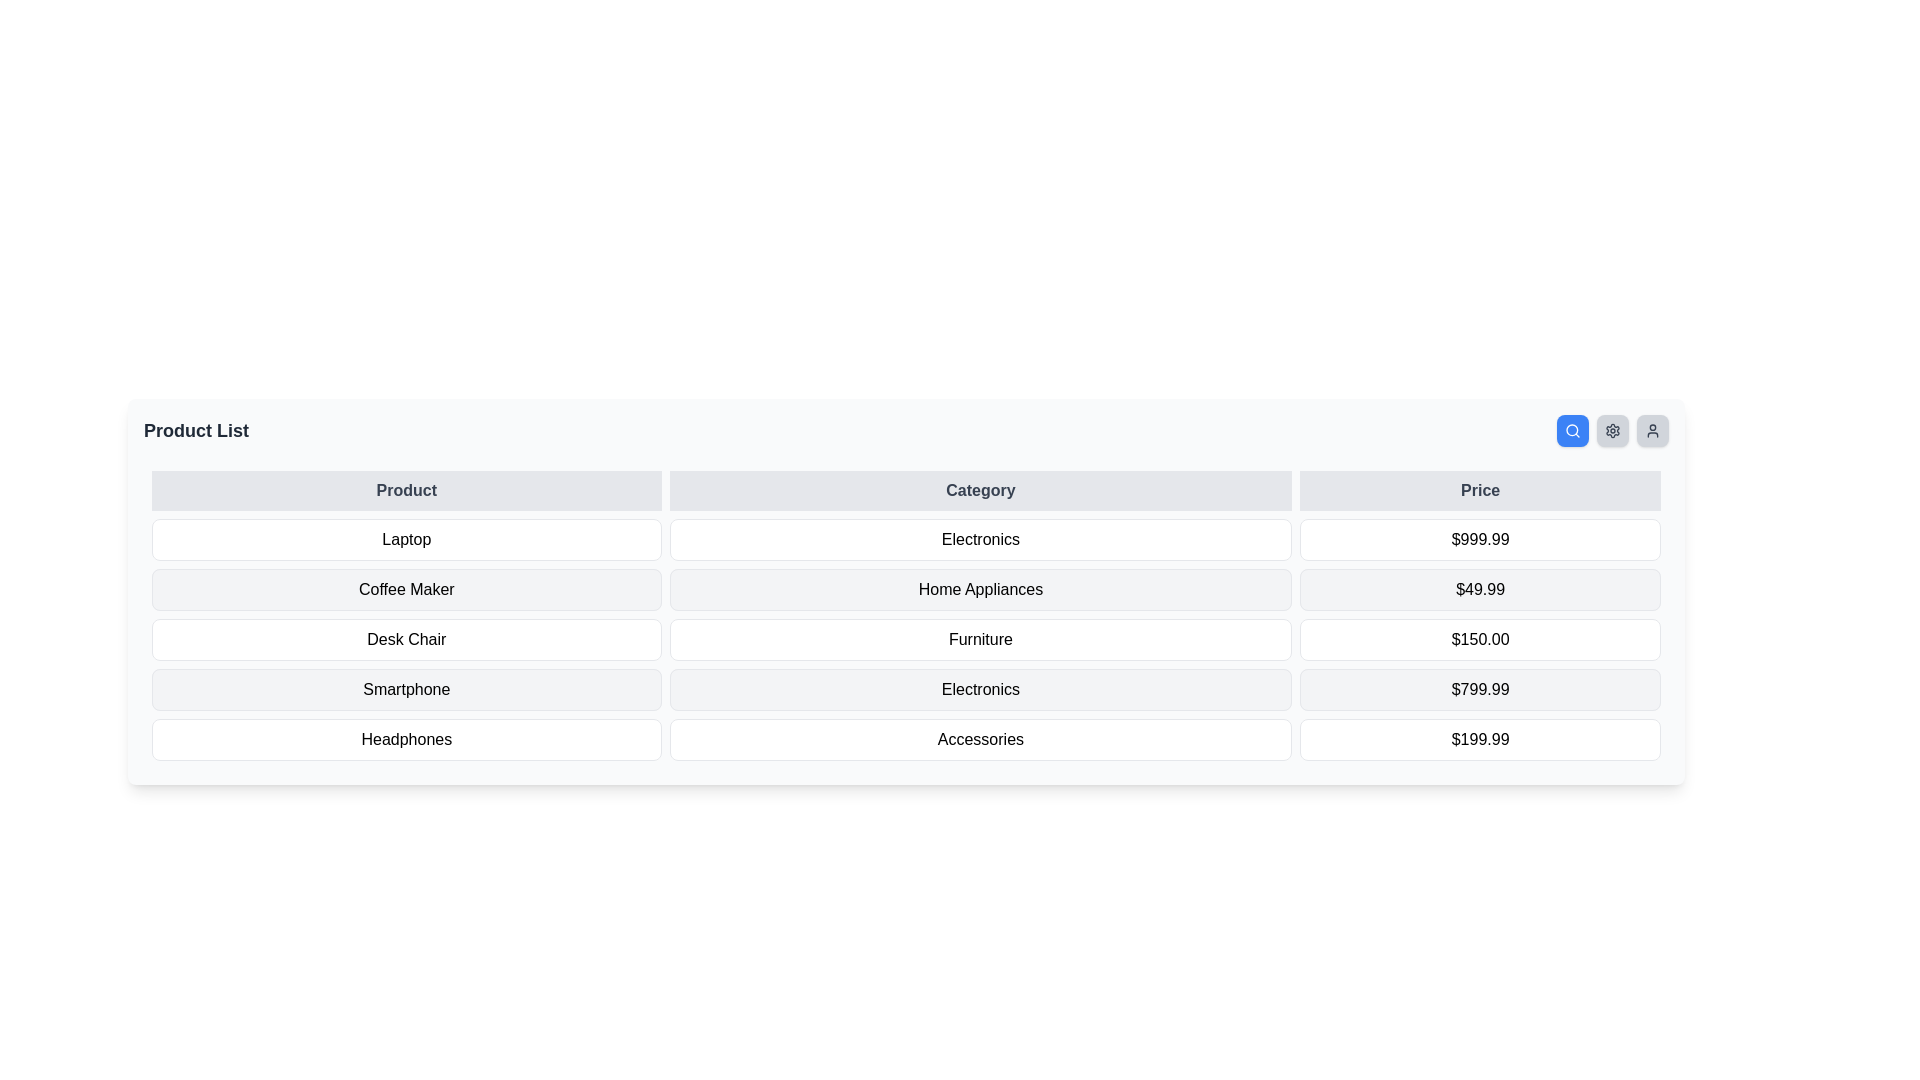 The width and height of the screenshot is (1920, 1080). I want to click on the price display of the 'Coffee Maker' product in the second row of the table under the 'Price' column, so click(1480, 589).